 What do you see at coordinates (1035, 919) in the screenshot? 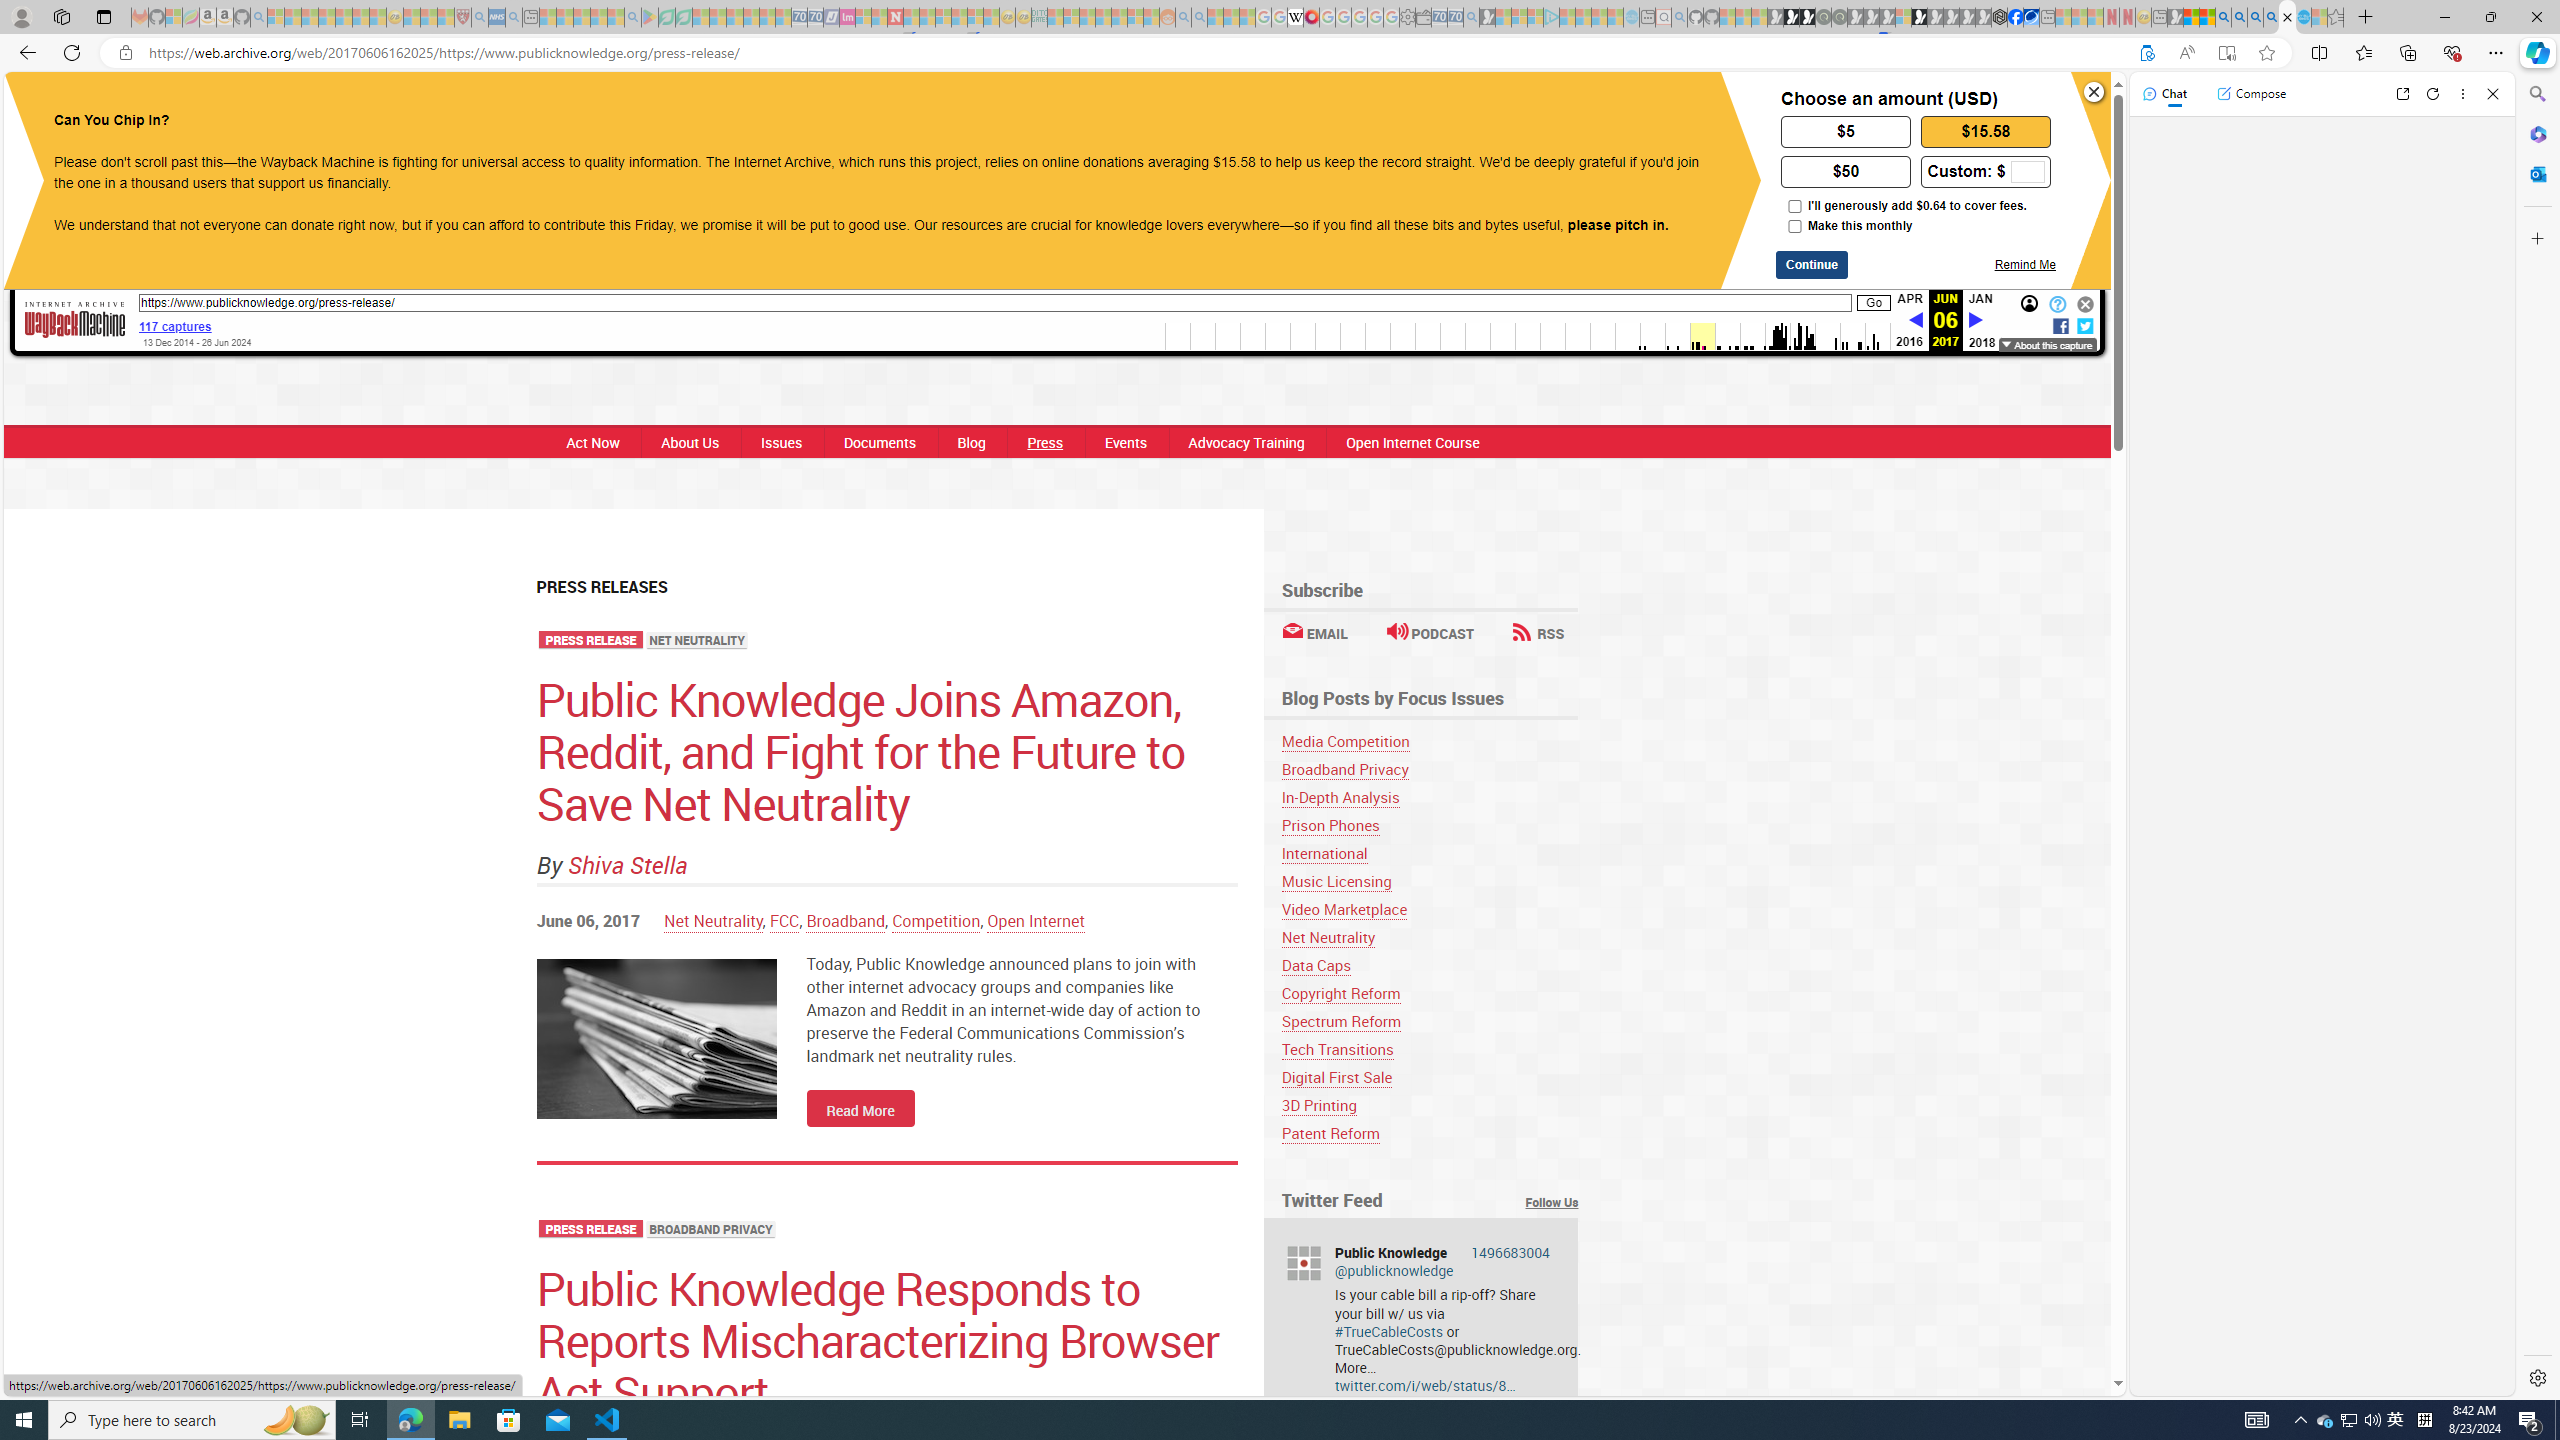
I see `'Open Internet'` at bounding box center [1035, 919].